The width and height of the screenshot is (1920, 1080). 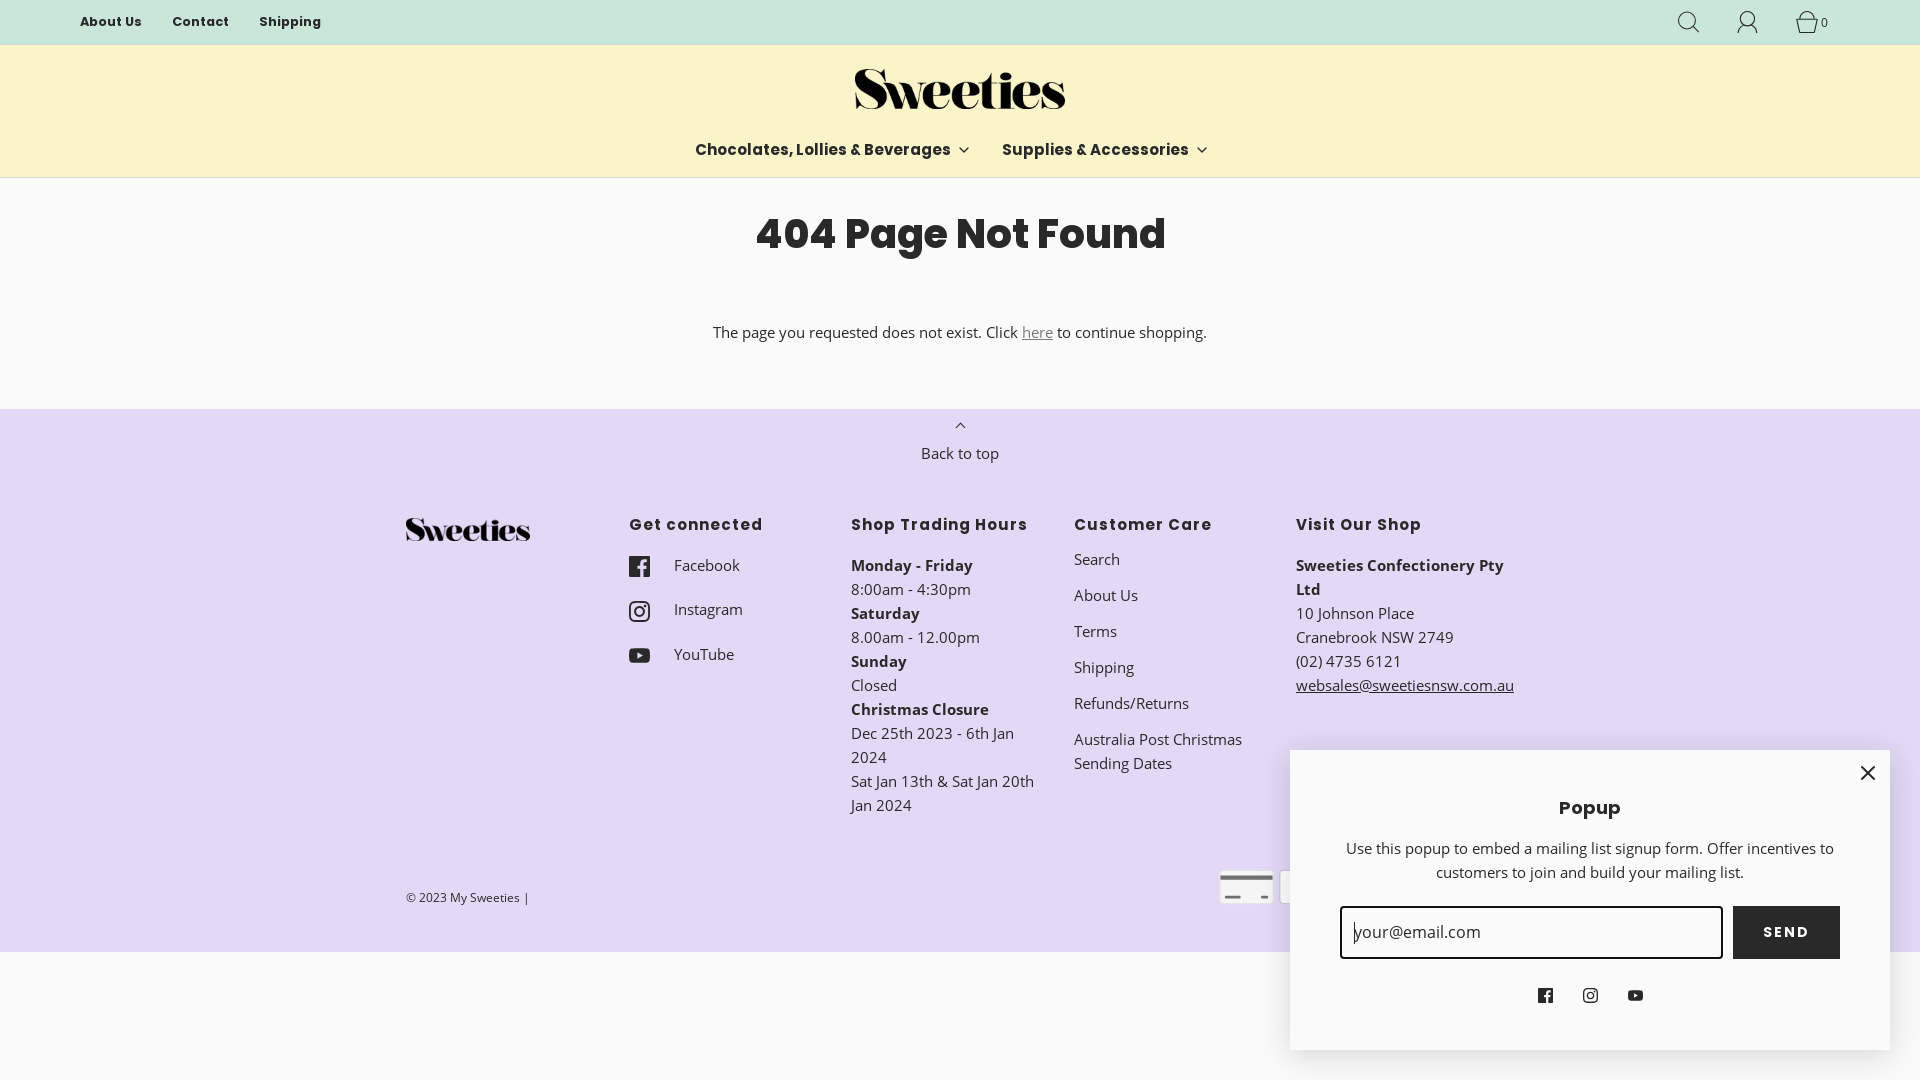 What do you see at coordinates (200, 22) in the screenshot?
I see `'Contact'` at bounding box center [200, 22].